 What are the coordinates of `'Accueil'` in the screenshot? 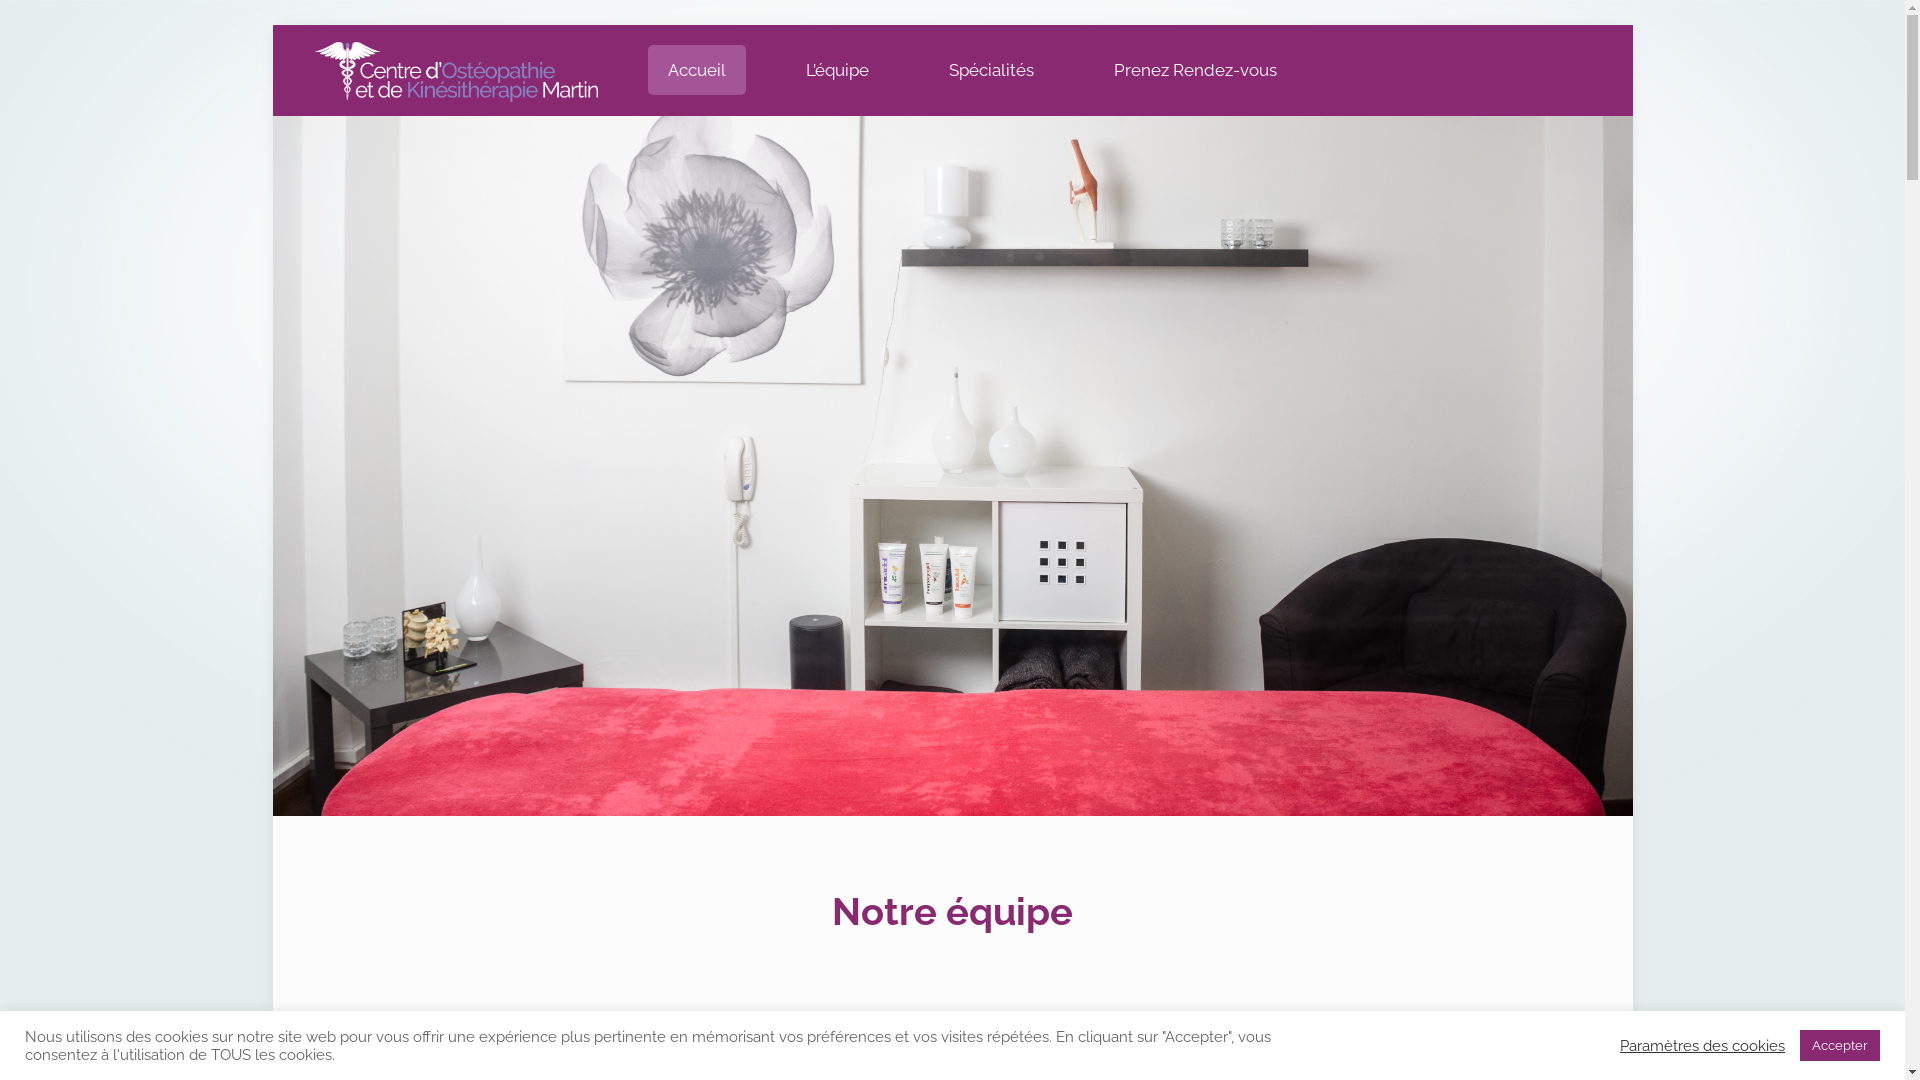 It's located at (696, 68).